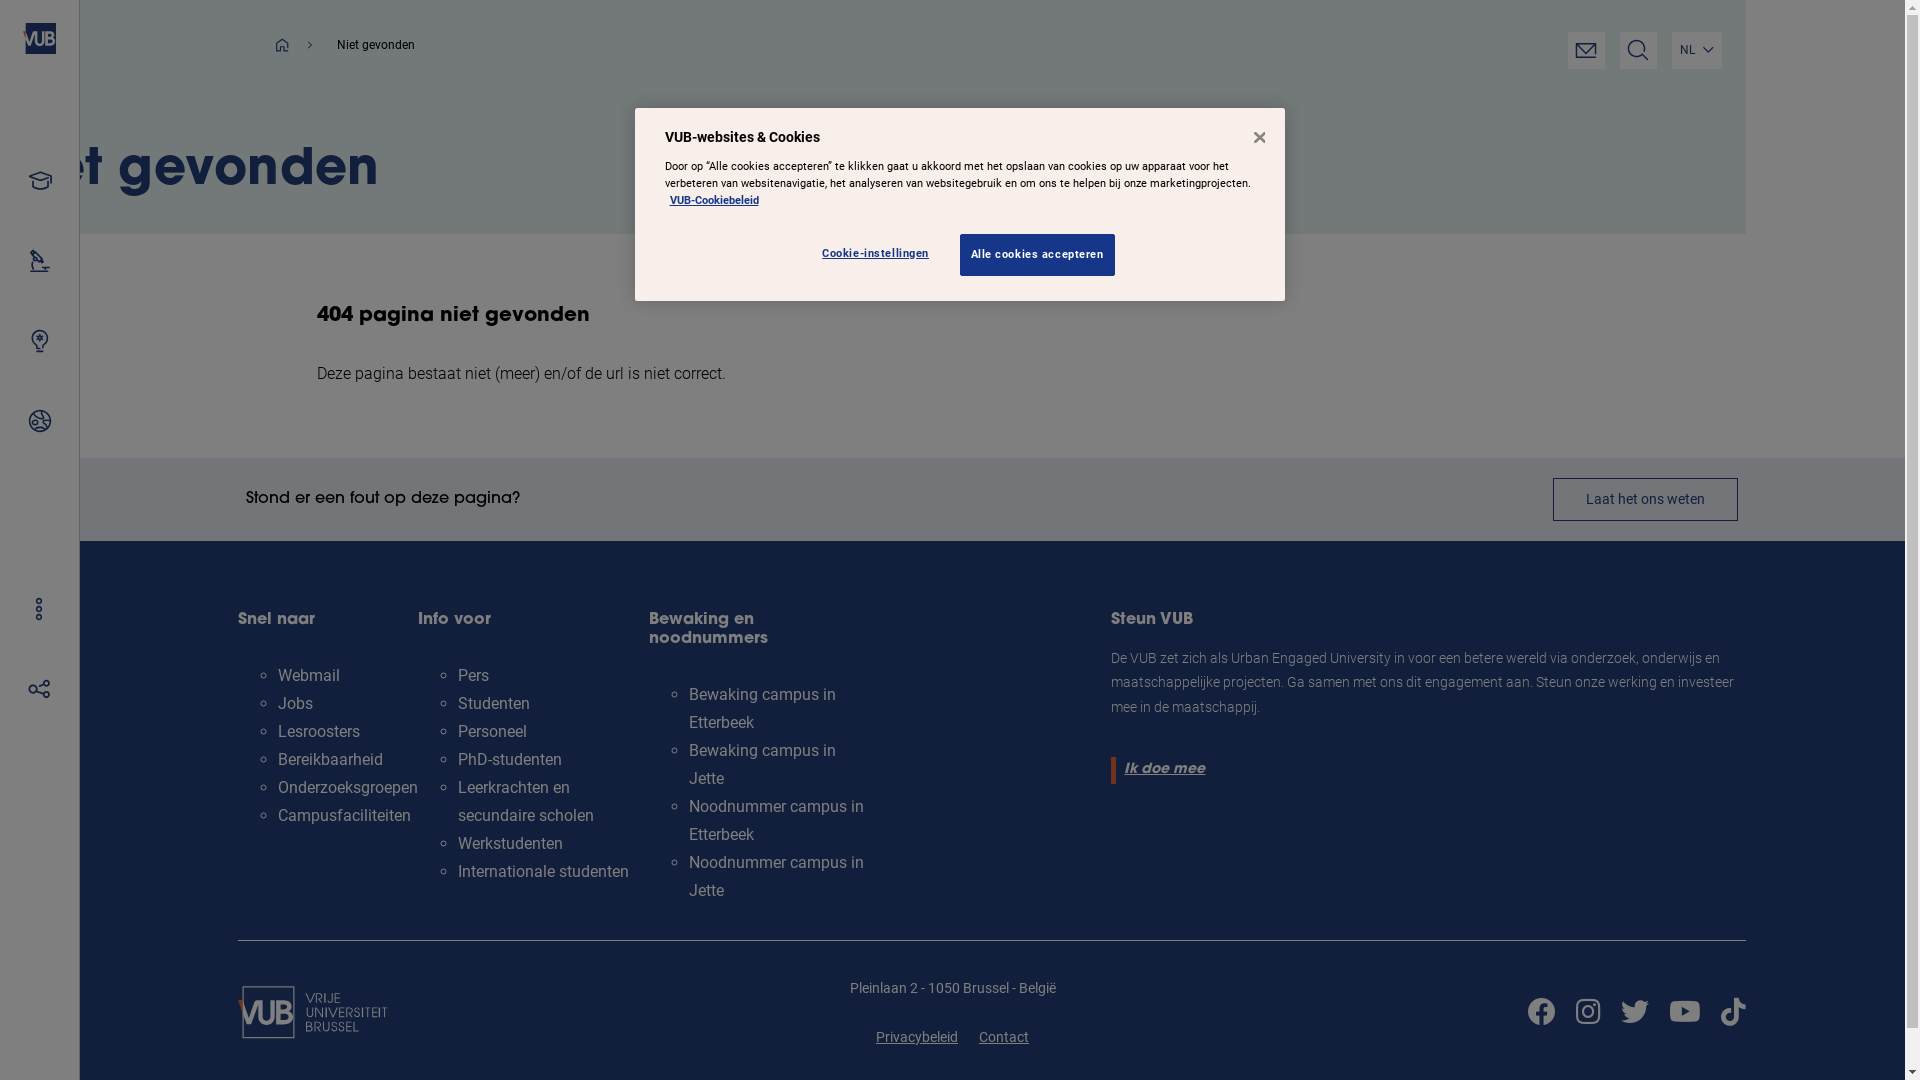 The image size is (1920, 1080). I want to click on 'Ik doe mee', so click(1161, 769).